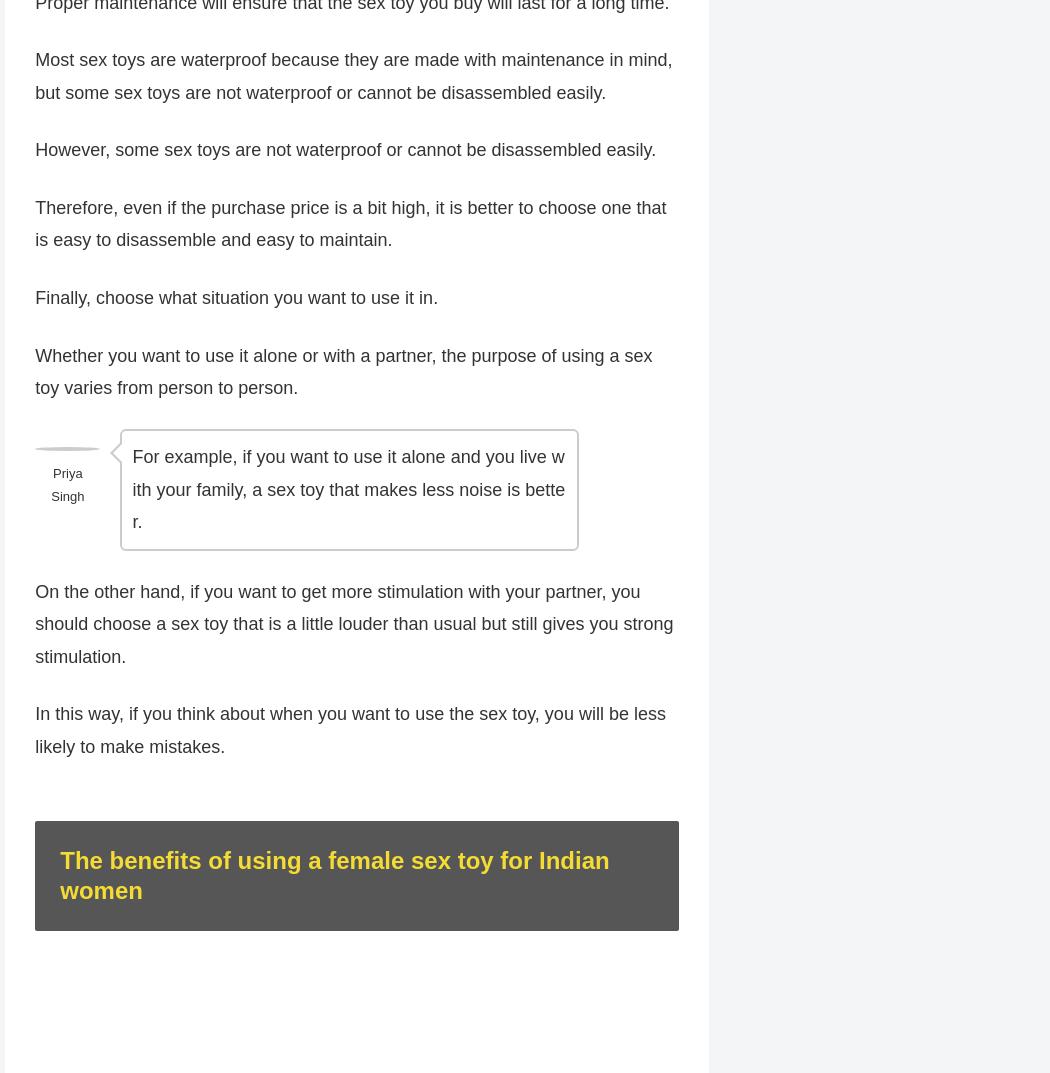  What do you see at coordinates (347, 490) in the screenshot?
I see `'For example, if you want to use it alone and you live with your family, a sex toy that makes less noise is better.'` at bounding box center [347, 490].